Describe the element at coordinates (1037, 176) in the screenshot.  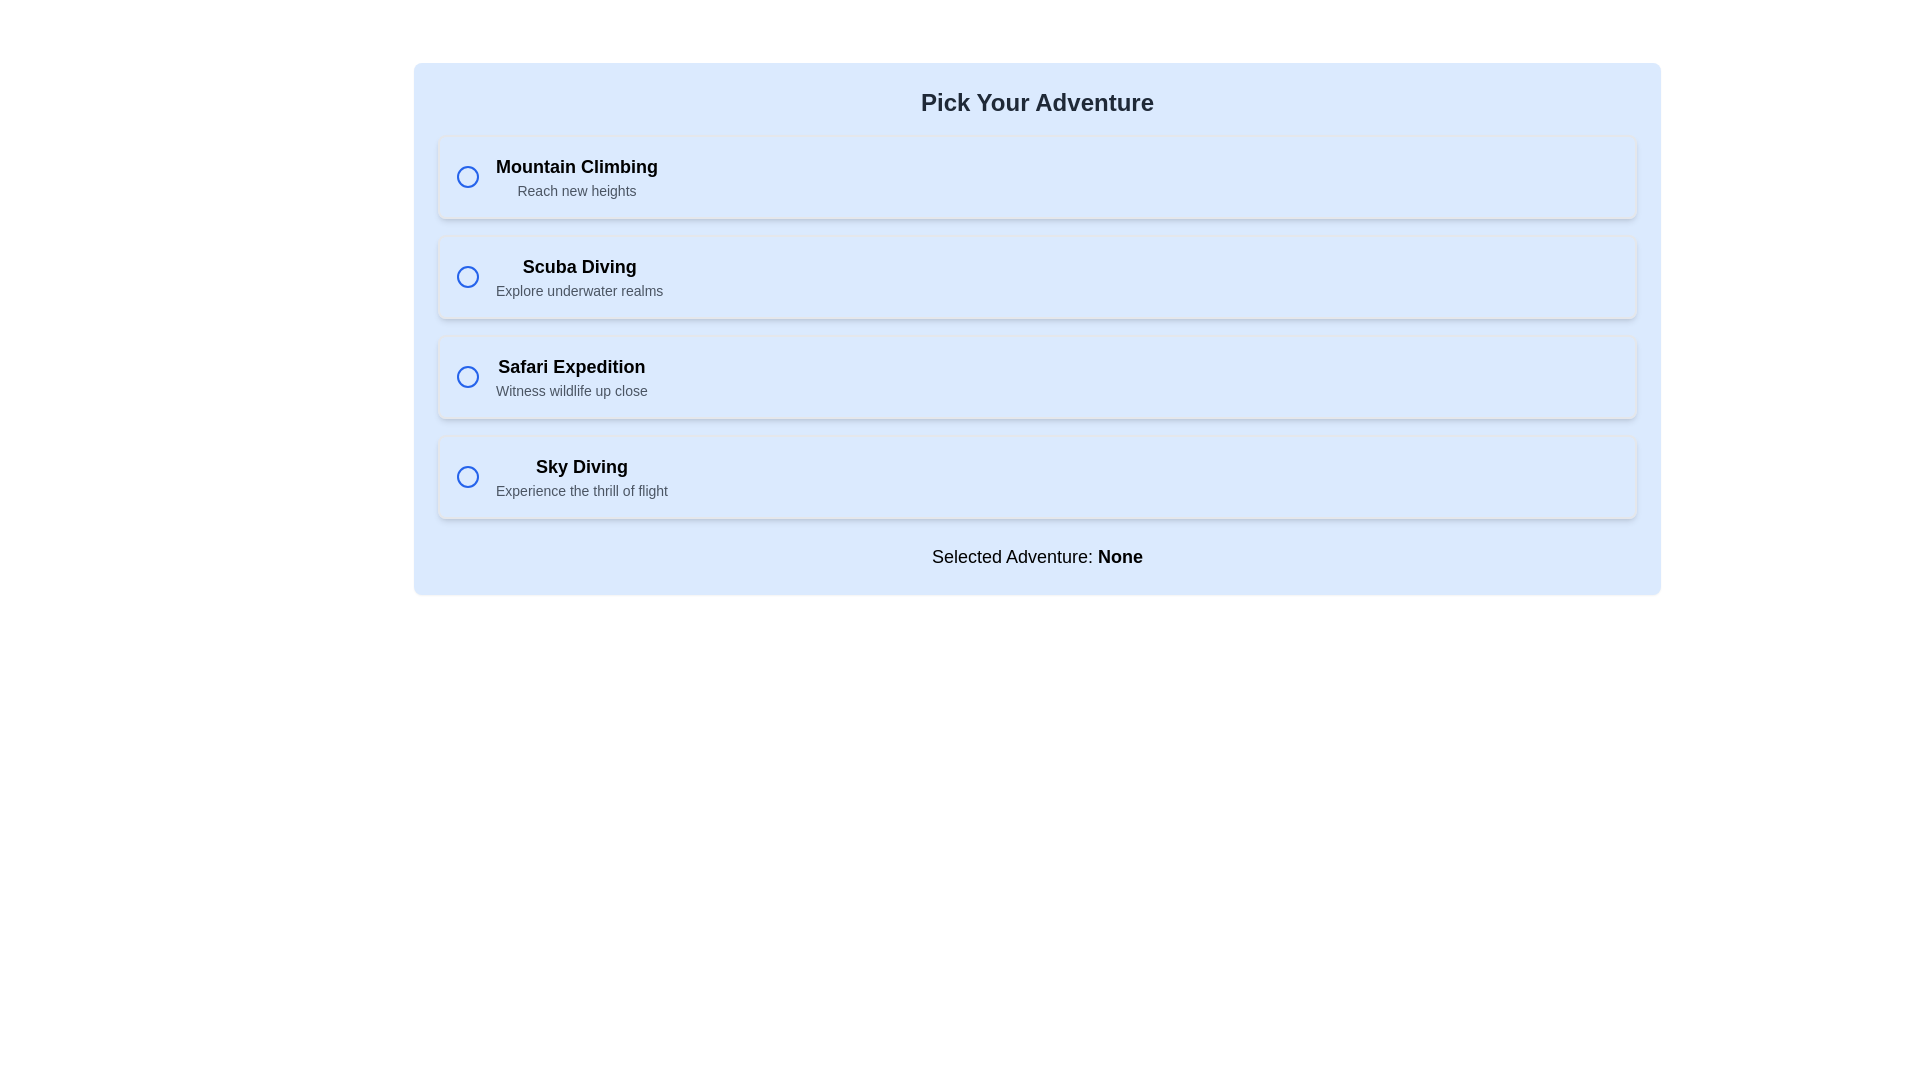
I see `the first selectable list item for 'Mountain Climbing' adventure` at that location.